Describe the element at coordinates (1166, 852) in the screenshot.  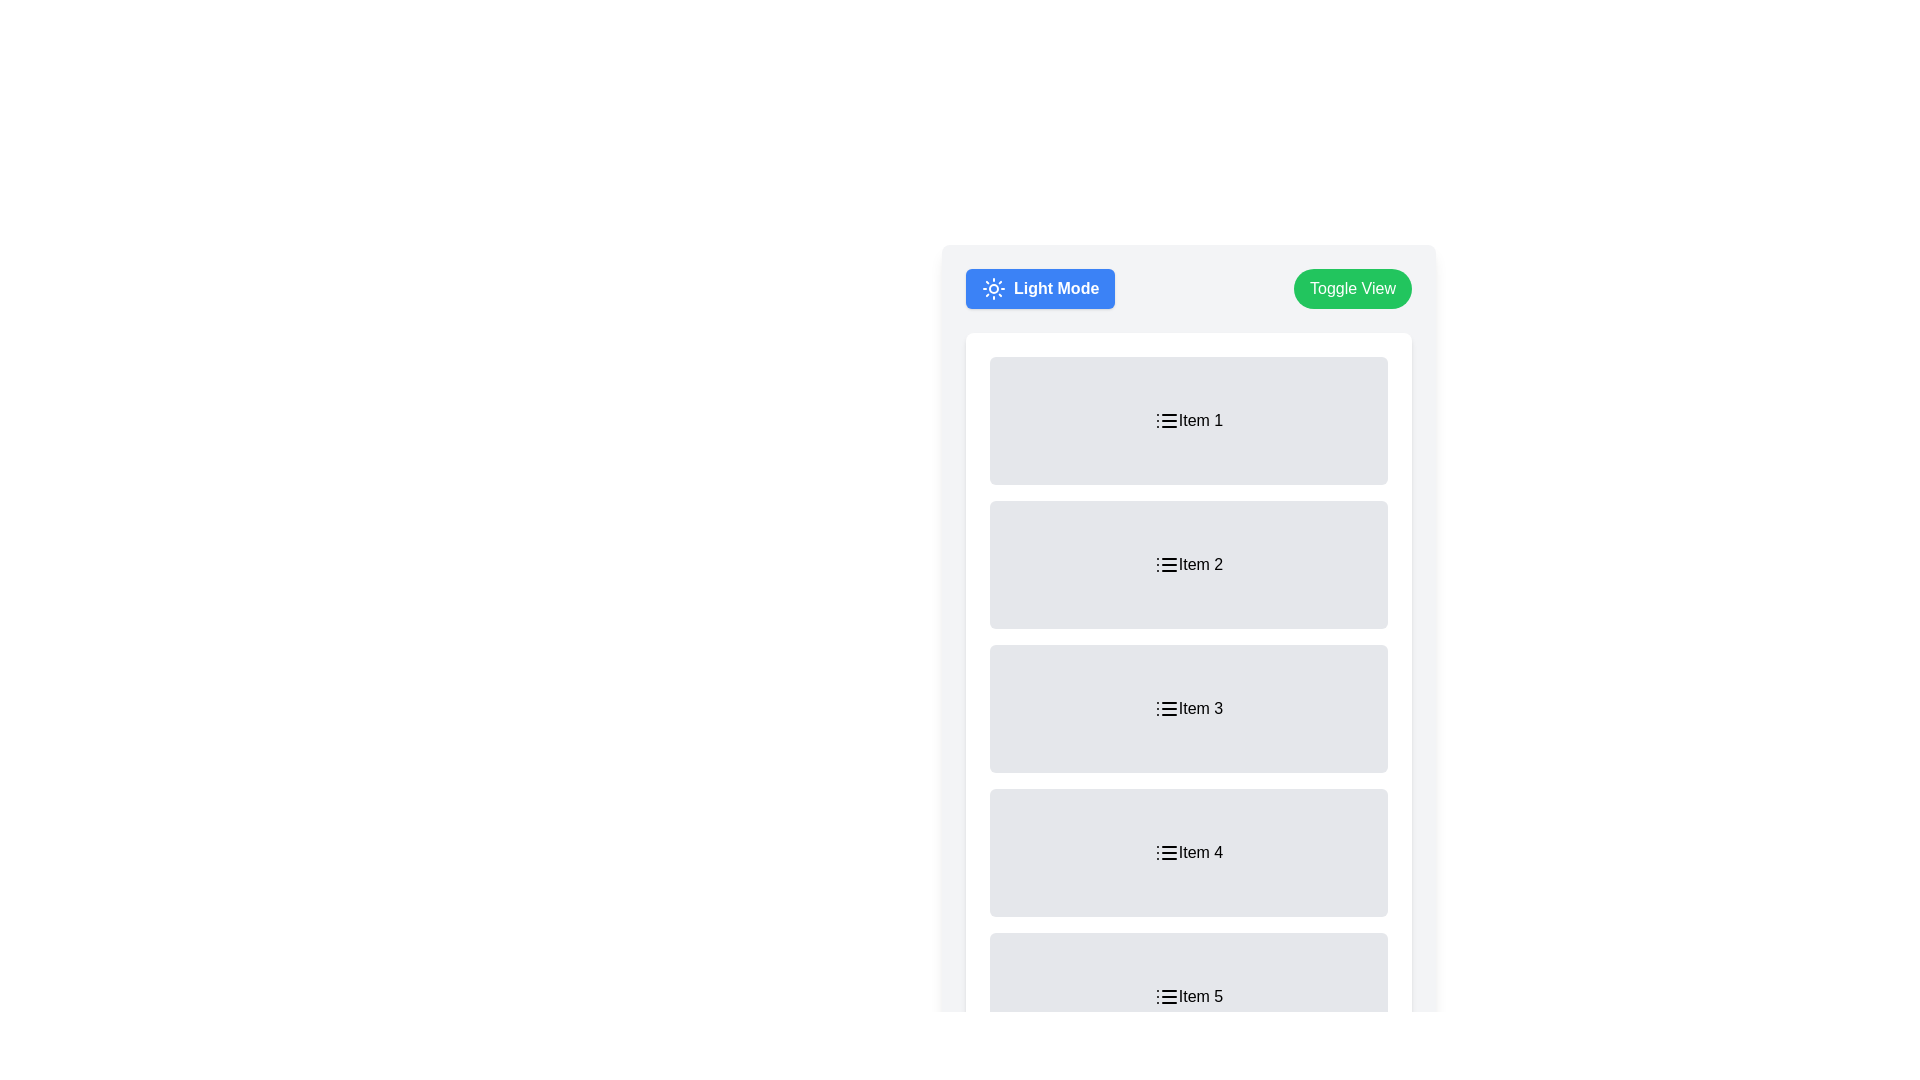
I see `the compact grid-like icon consisting of three horizontal lines with circles, located inside the 'Item 4' box` at that location.